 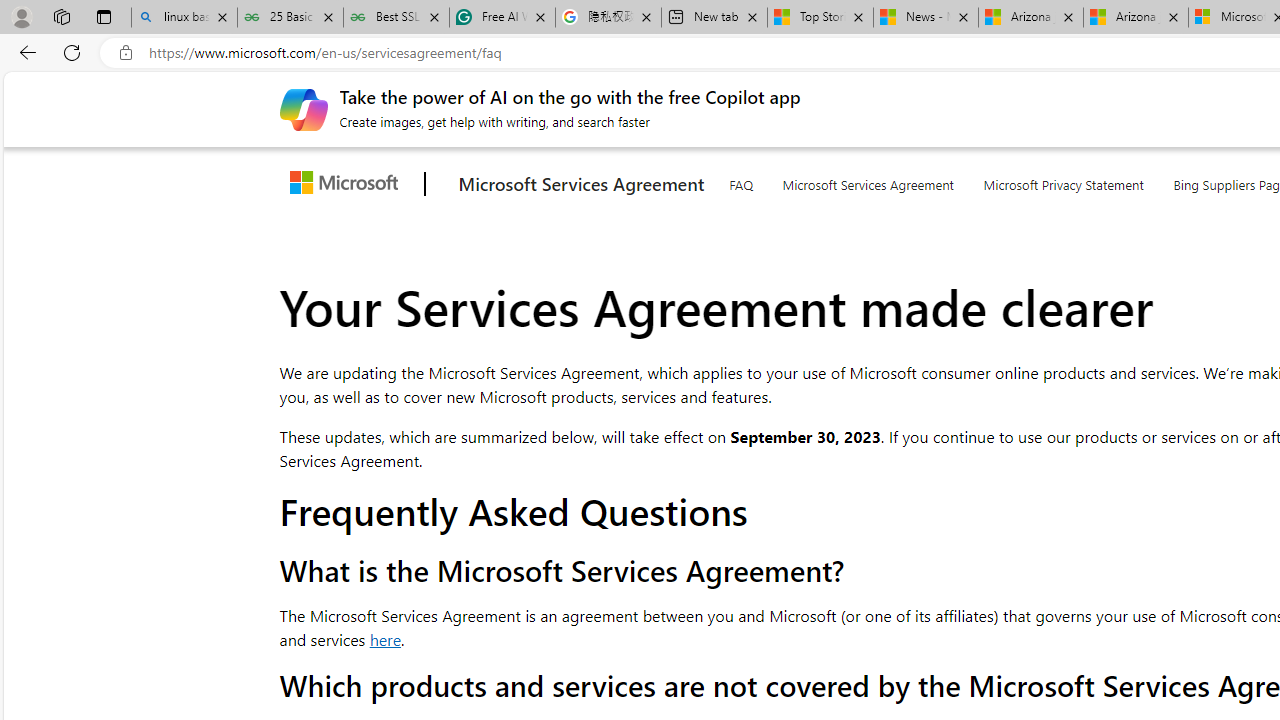 I want to click on 'Create images, get help with writing, and search faster', so click(x=302, y=109).